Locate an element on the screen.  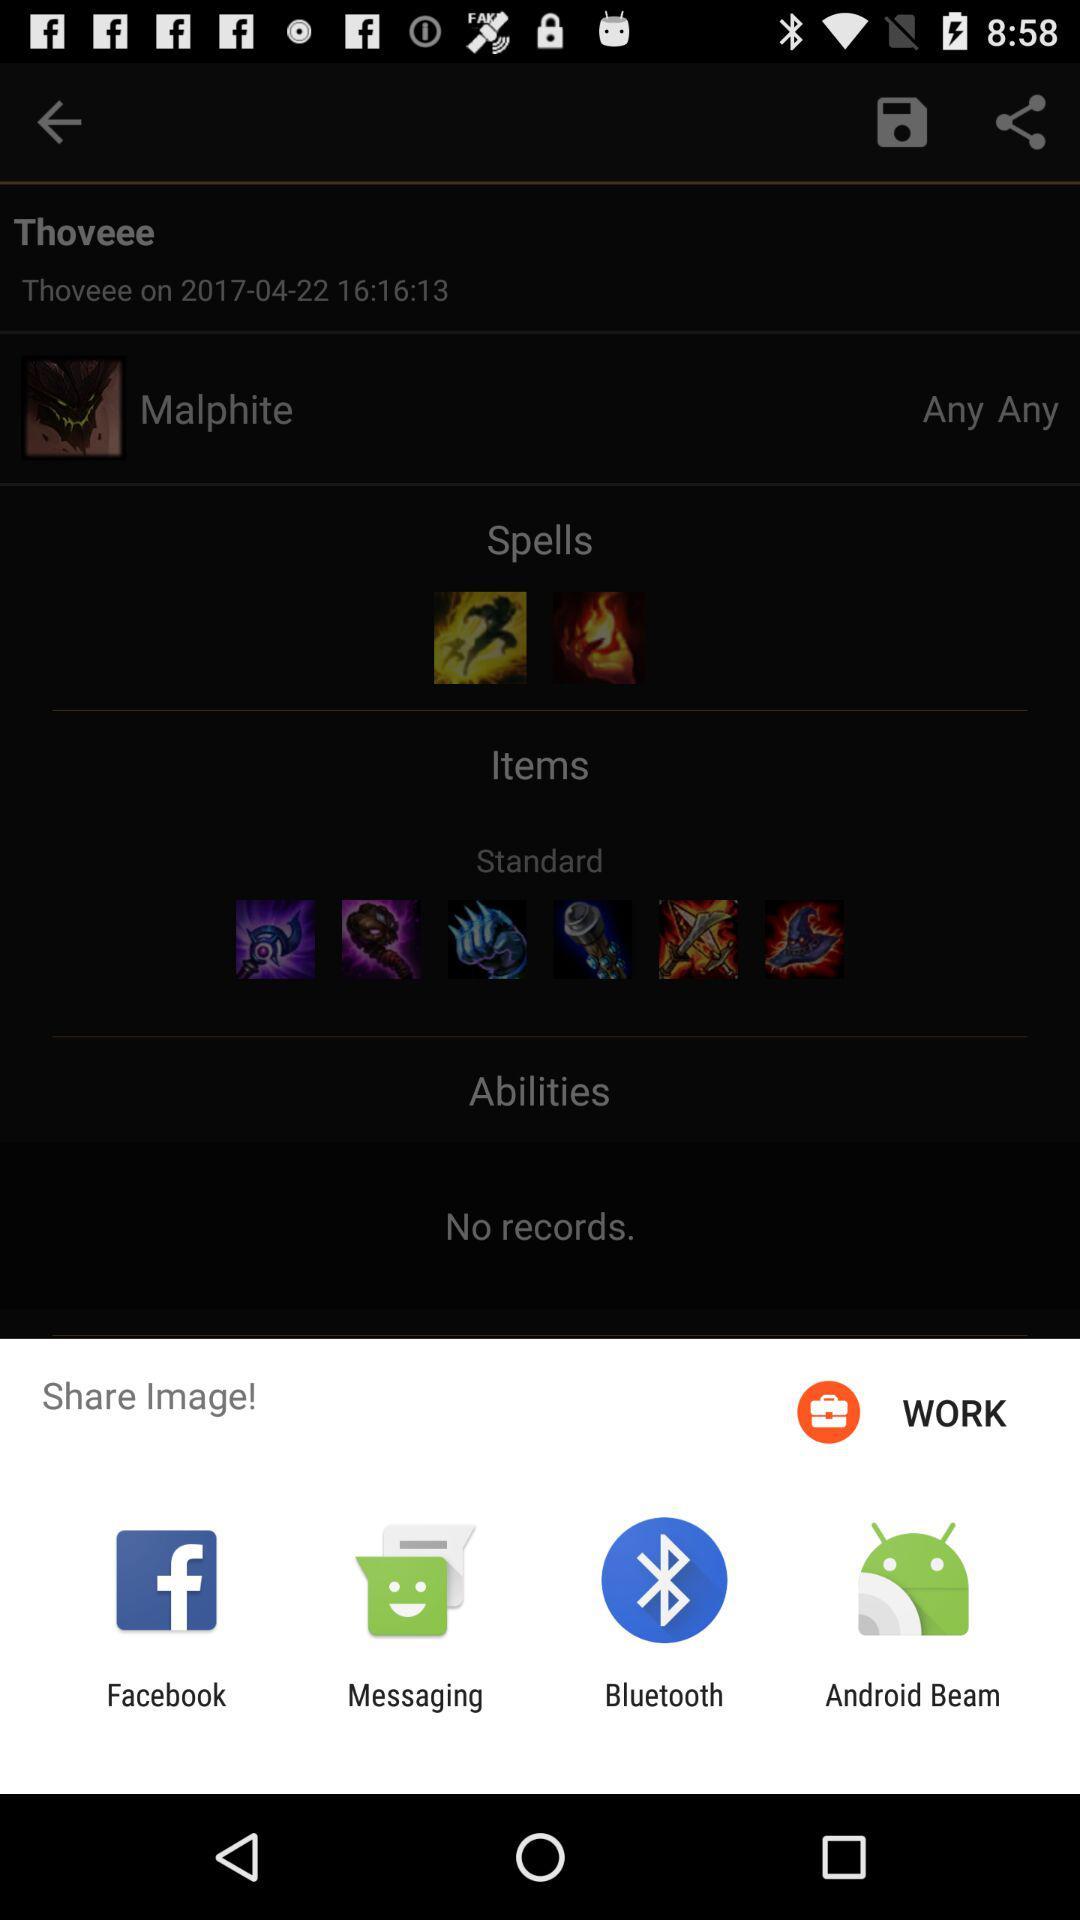
item to the right of messaging icon is located at coordinates (664, 1711).